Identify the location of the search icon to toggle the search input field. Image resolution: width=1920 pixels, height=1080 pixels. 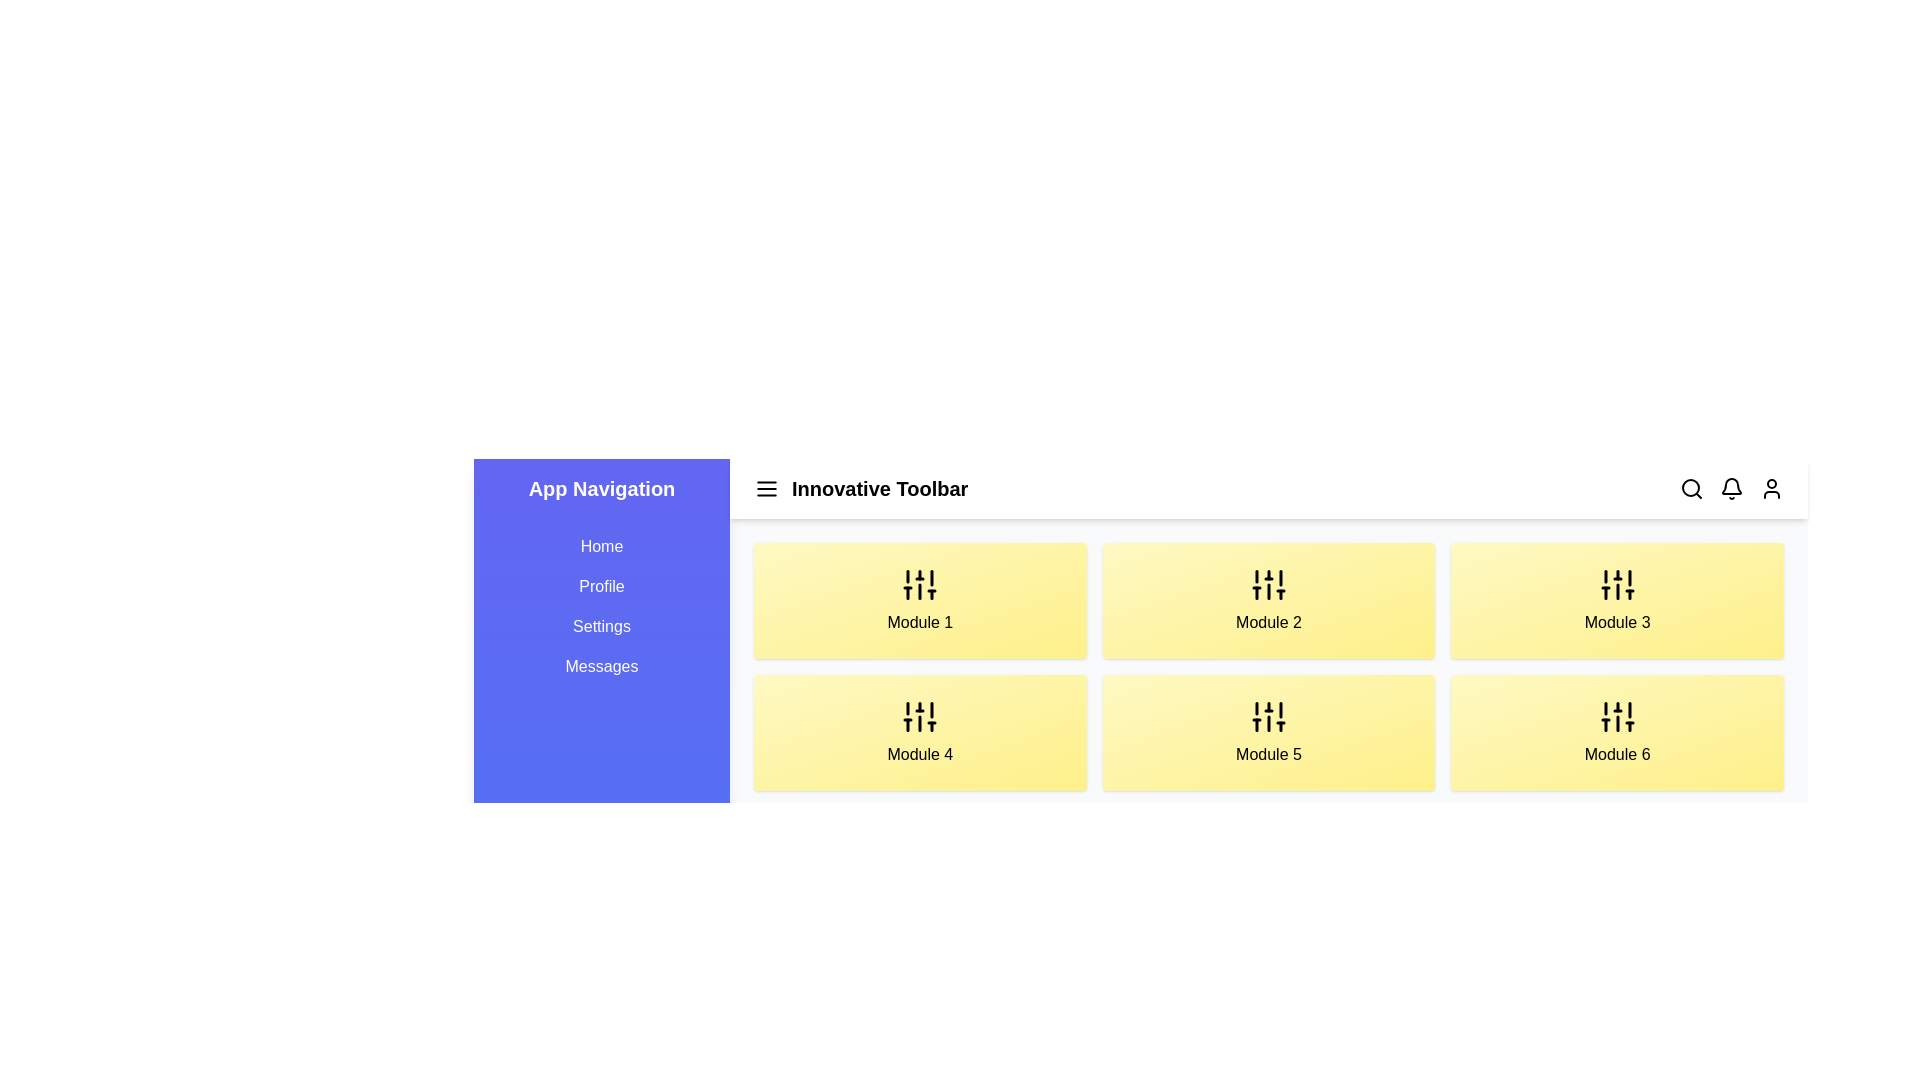
(1690, 489).